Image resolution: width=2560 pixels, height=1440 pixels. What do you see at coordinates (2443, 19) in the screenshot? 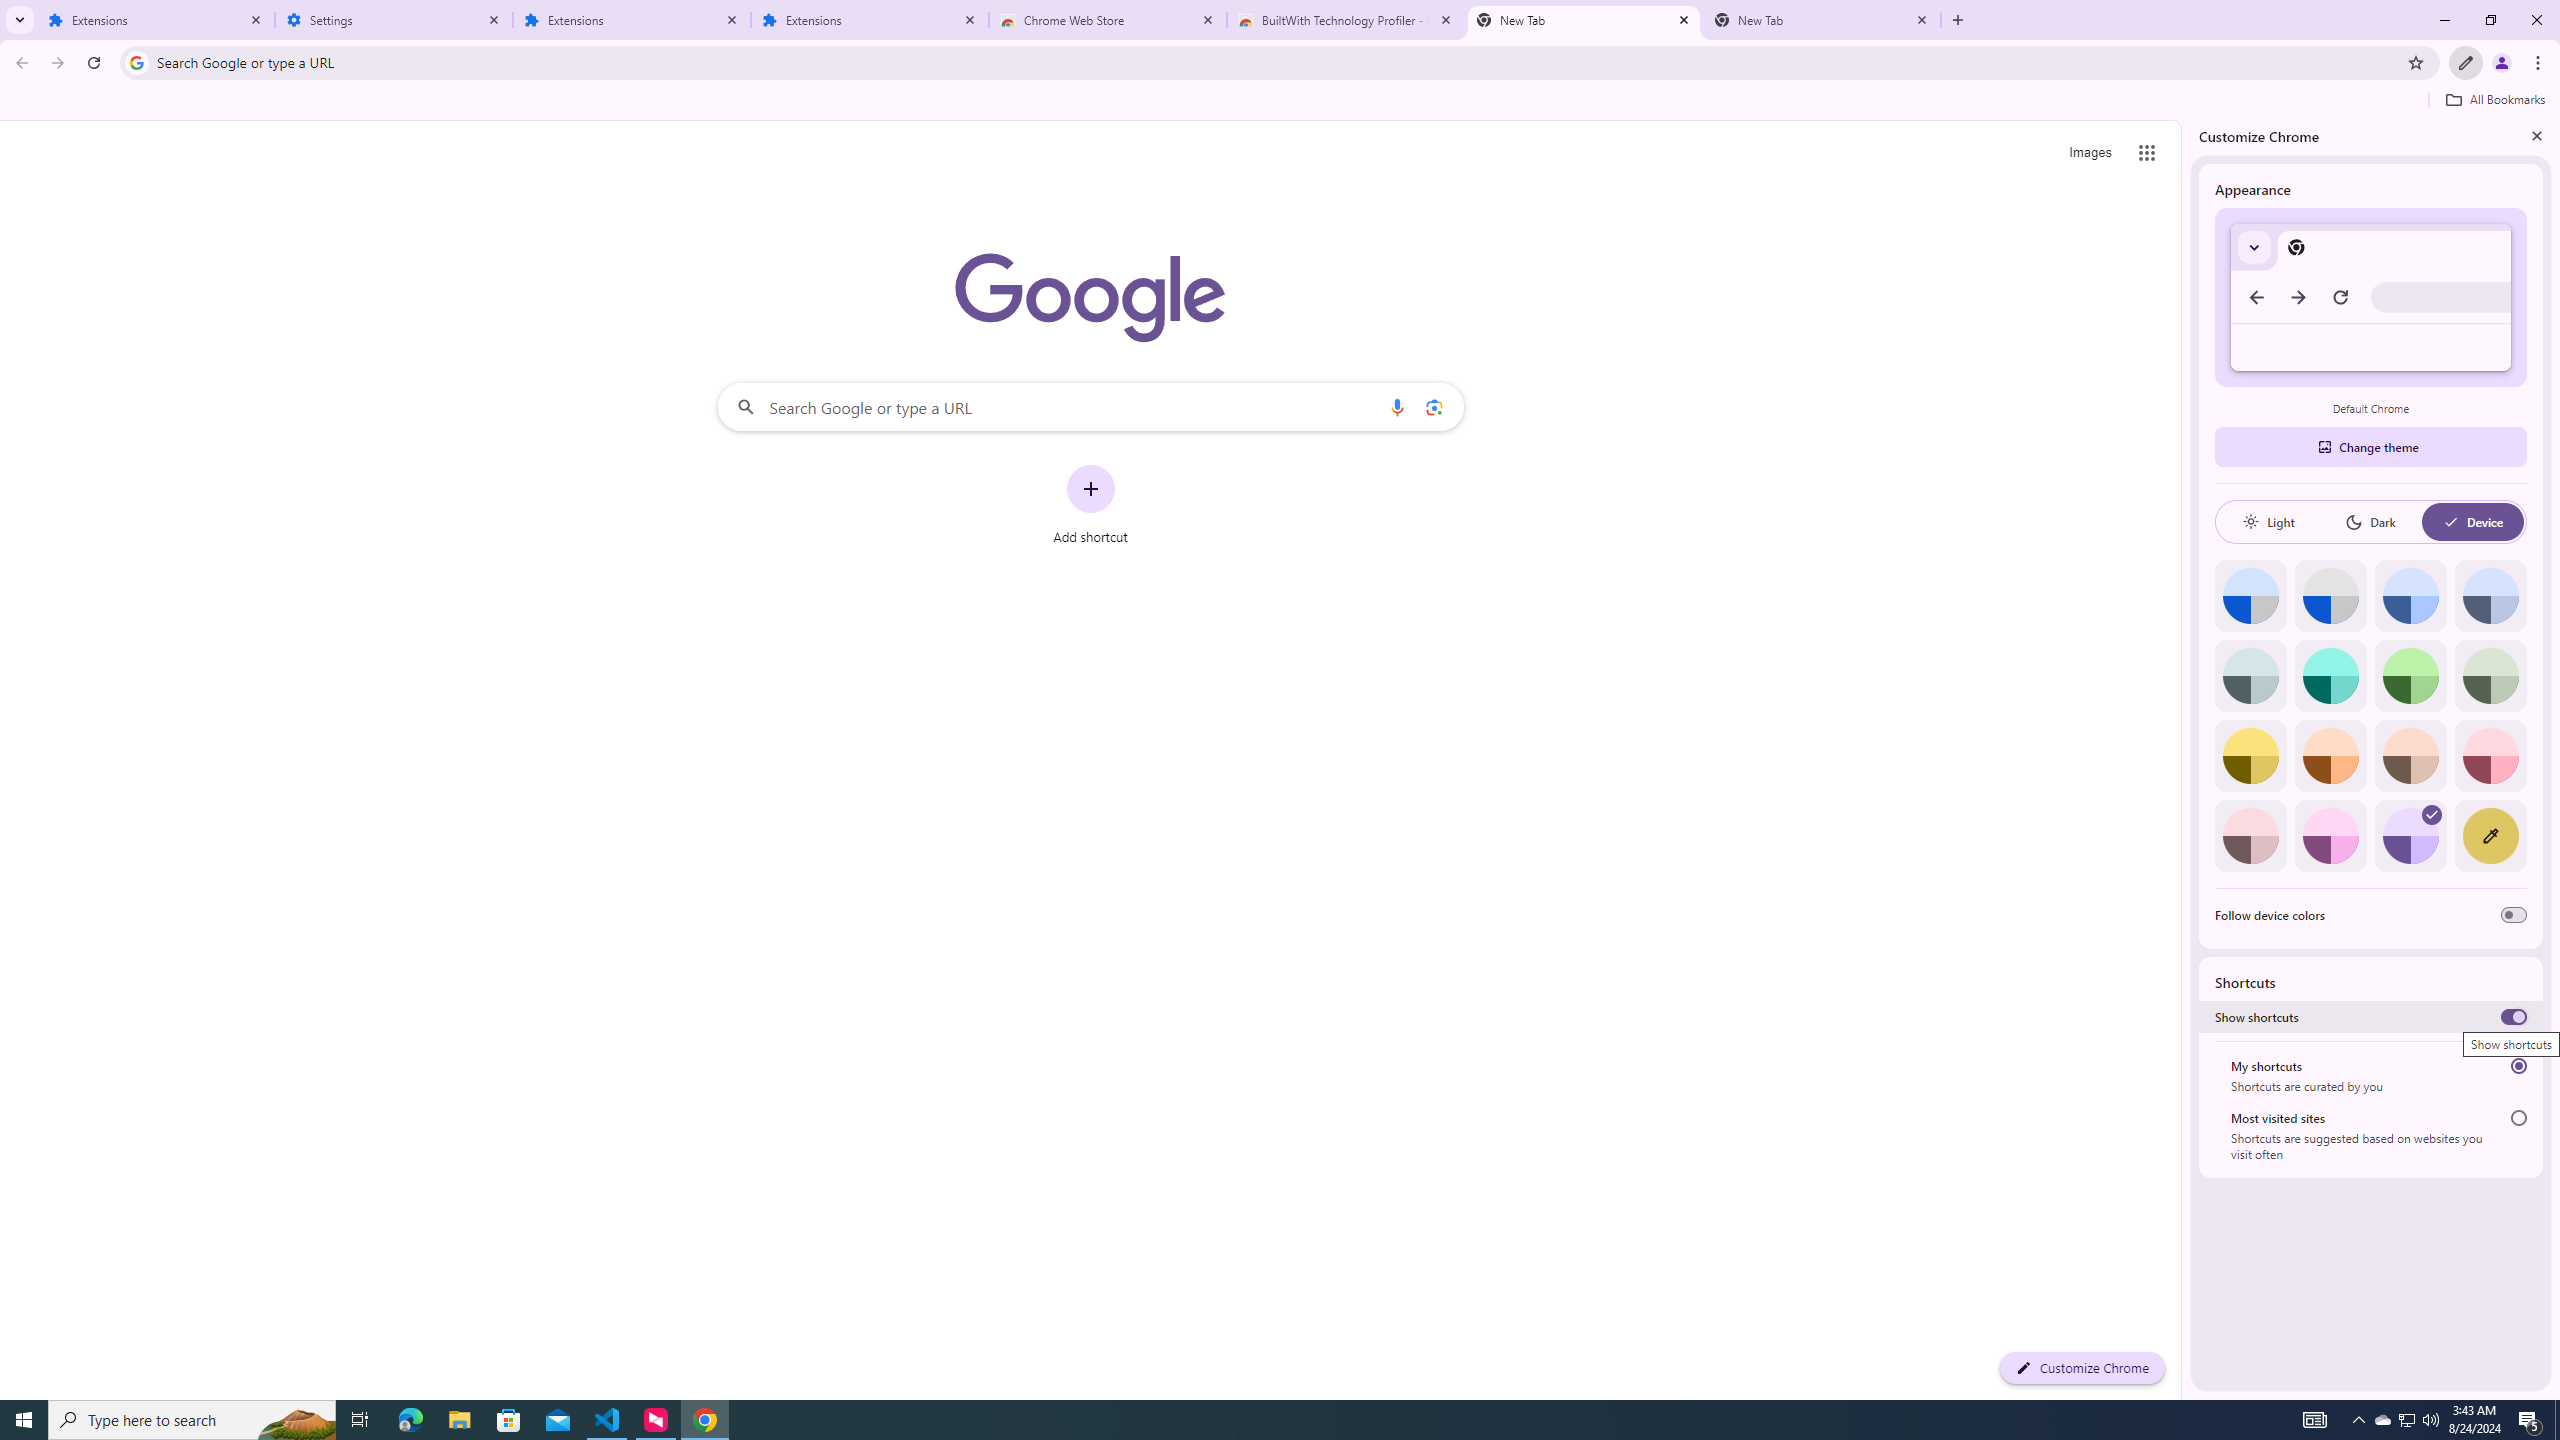
I see `'Minimize'` at bounding box center [2443, 19].